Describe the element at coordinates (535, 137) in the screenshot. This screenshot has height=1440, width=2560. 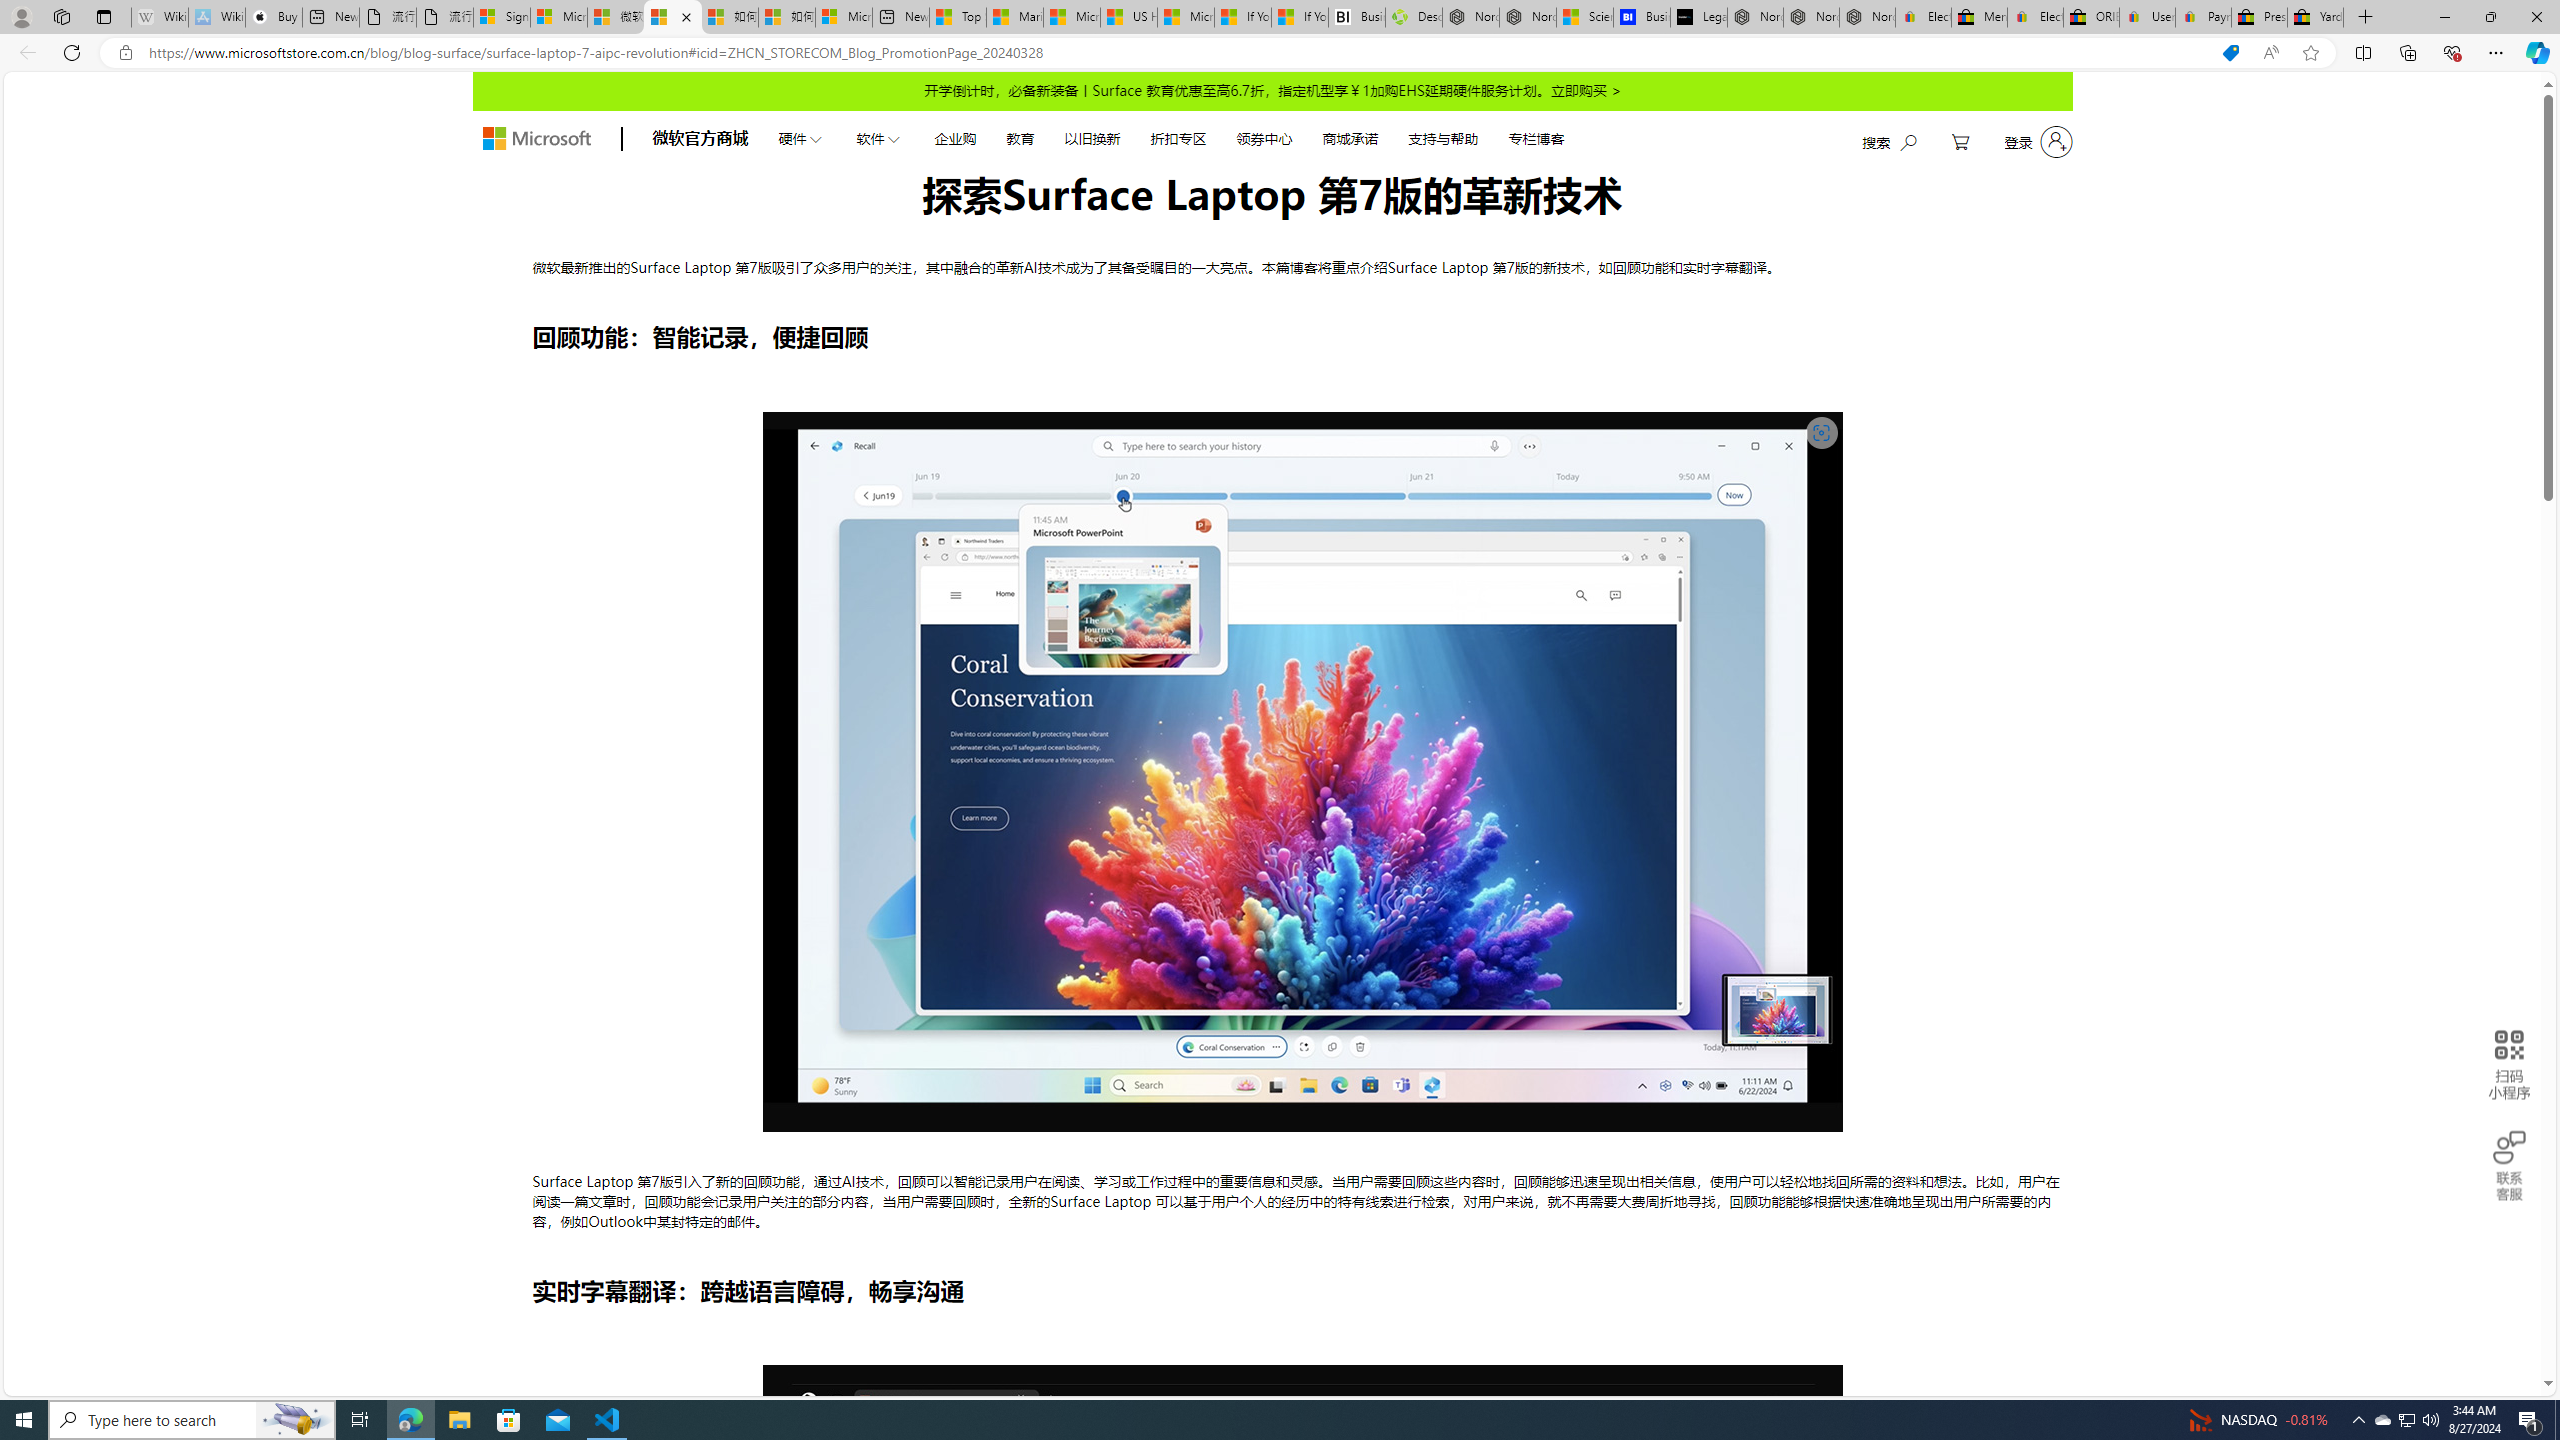
I see `'store logo'` at that location.